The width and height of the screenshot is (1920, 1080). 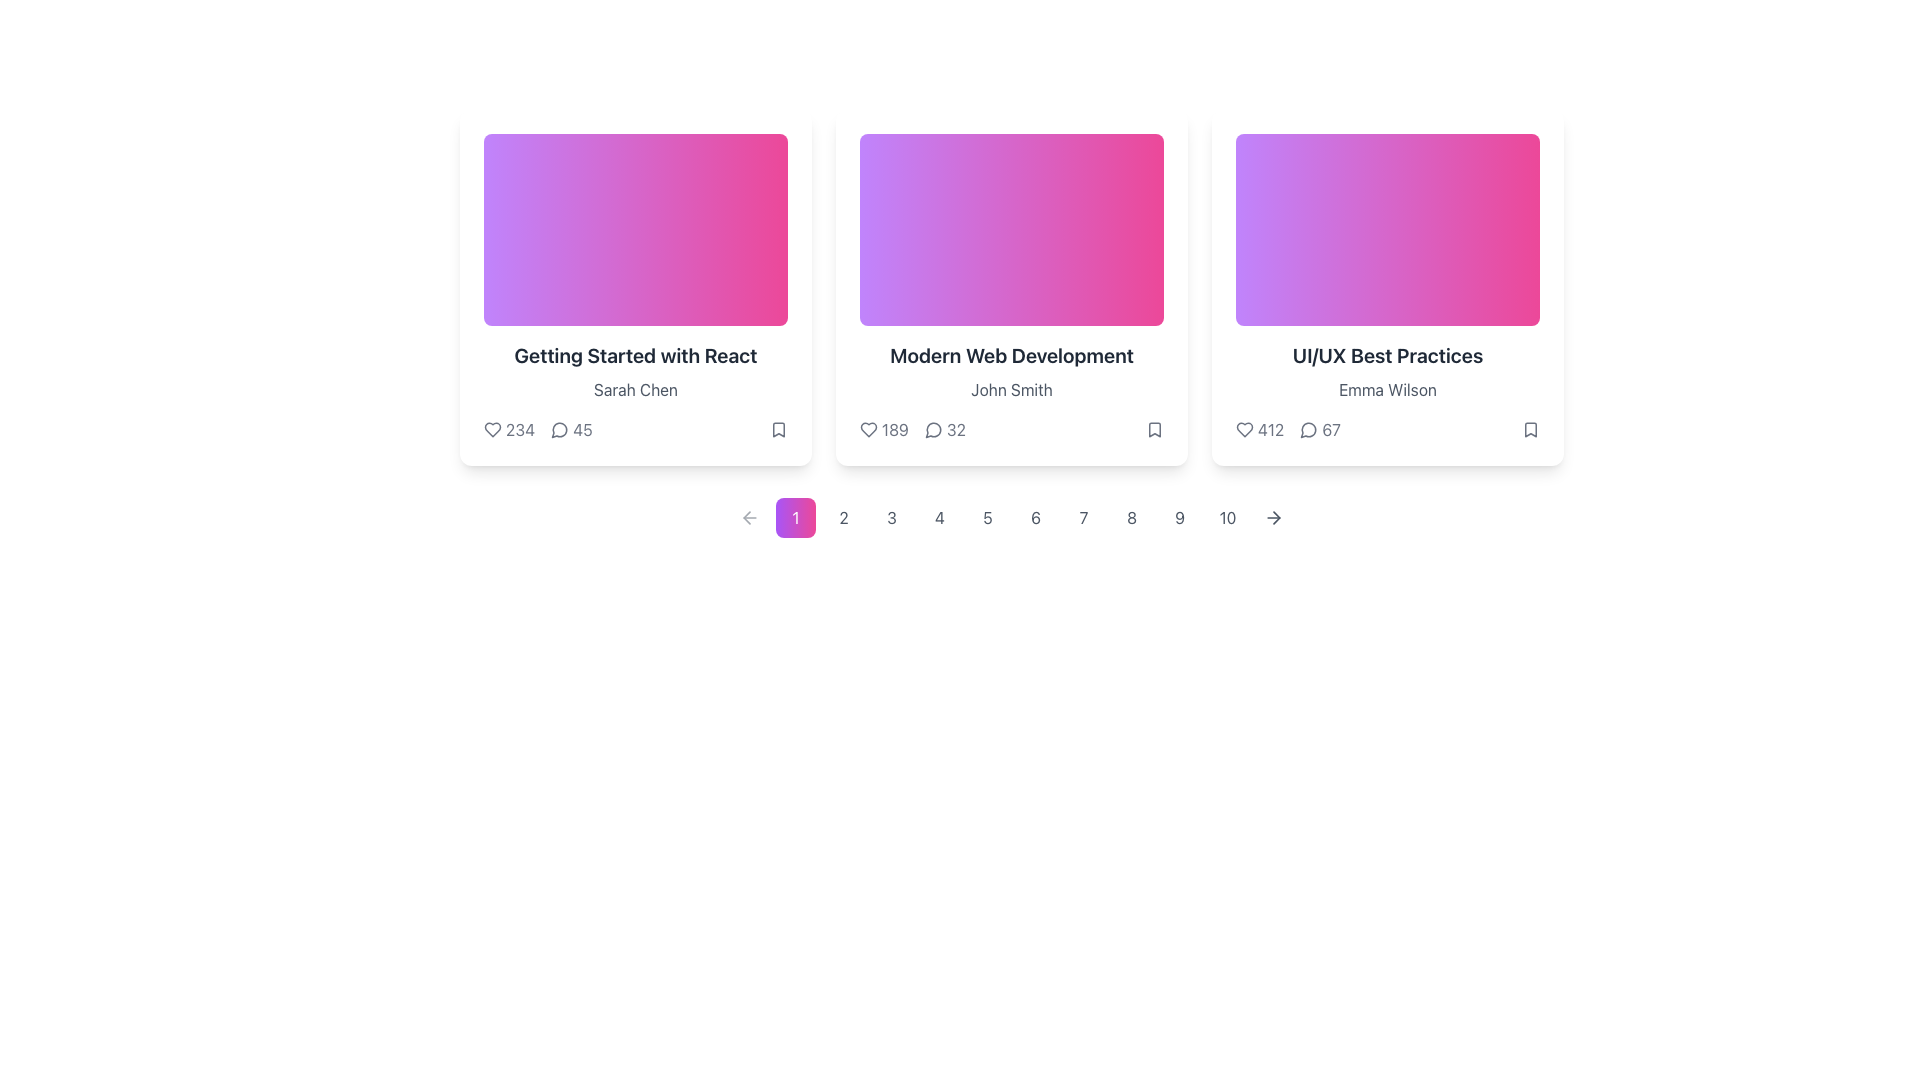 What do you see at coordinates (538, 428) in the screenshot?
I see `the heart icon count '234' in the Information cluster below the title and author name section of the first card` at bounding box center [538, 428].